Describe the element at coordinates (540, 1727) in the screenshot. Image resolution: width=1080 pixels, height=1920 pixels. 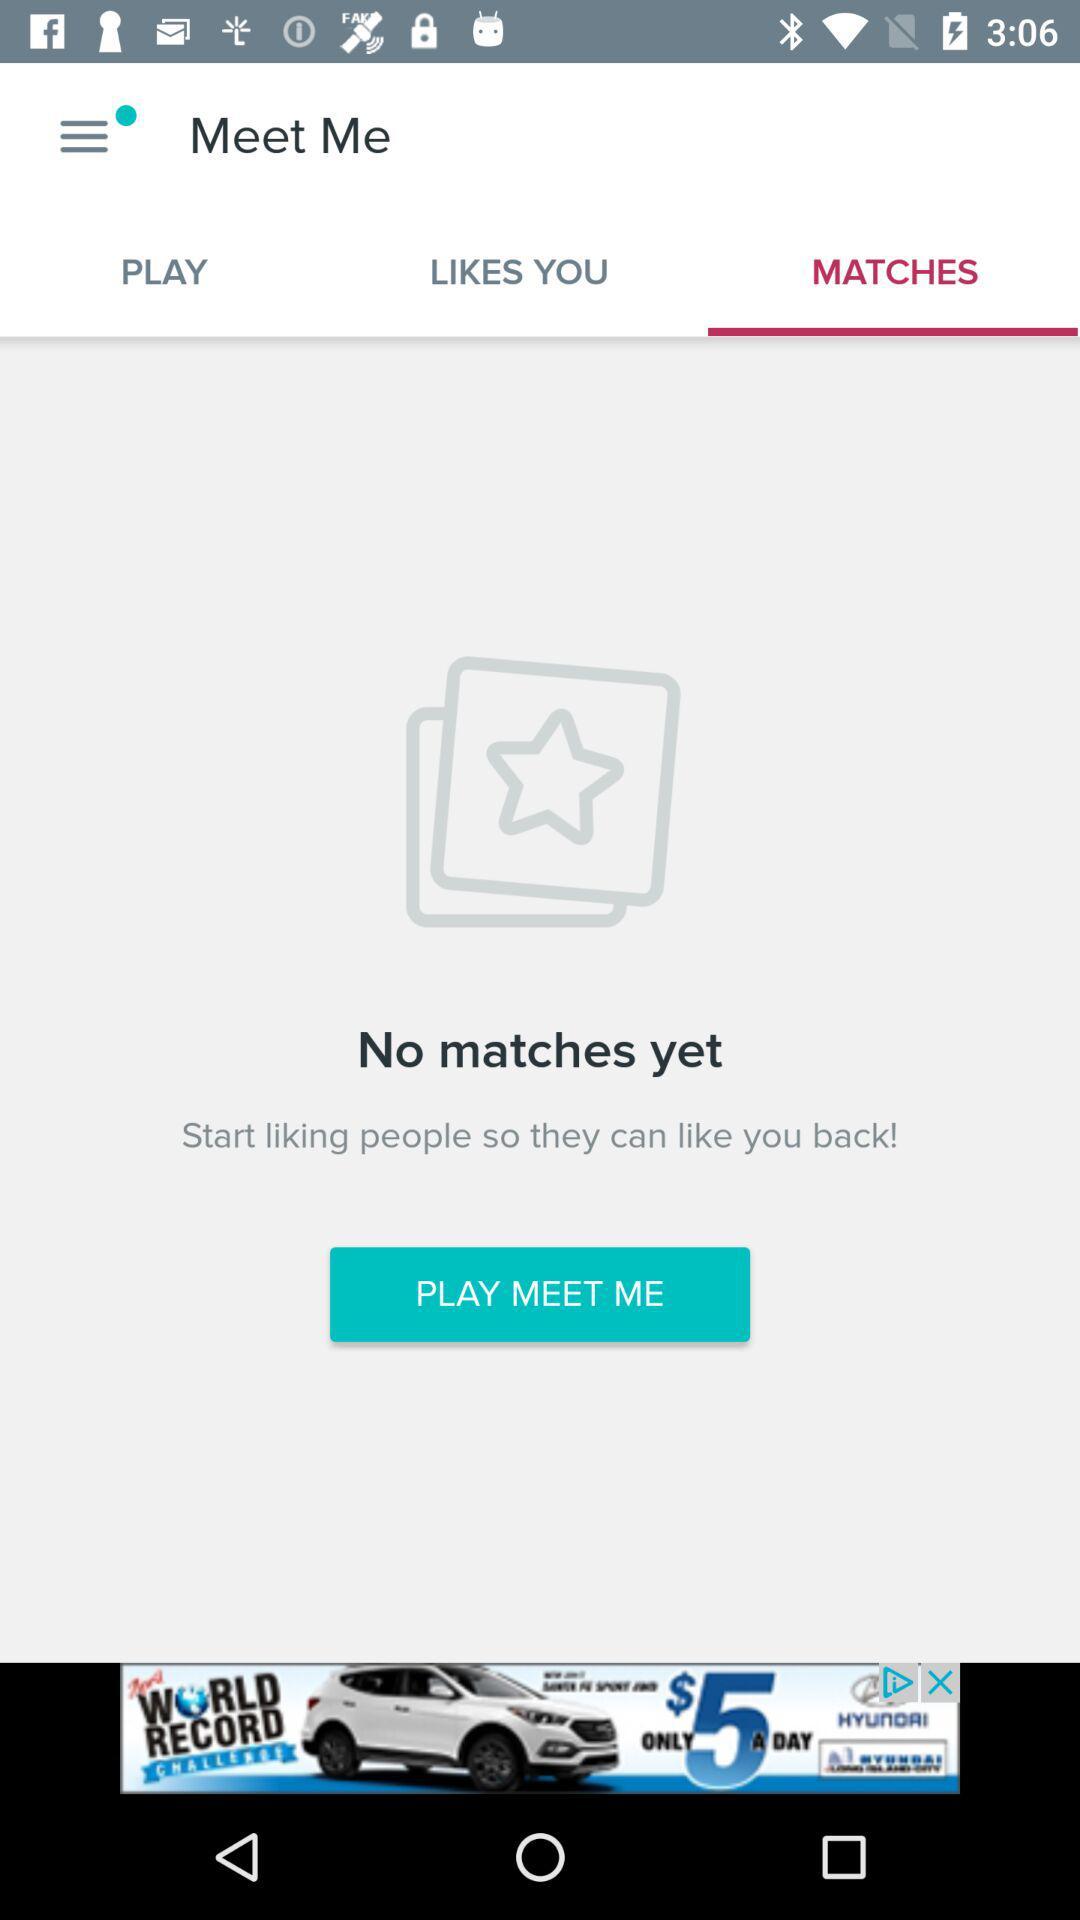
I see `see the advertisement` at that location.